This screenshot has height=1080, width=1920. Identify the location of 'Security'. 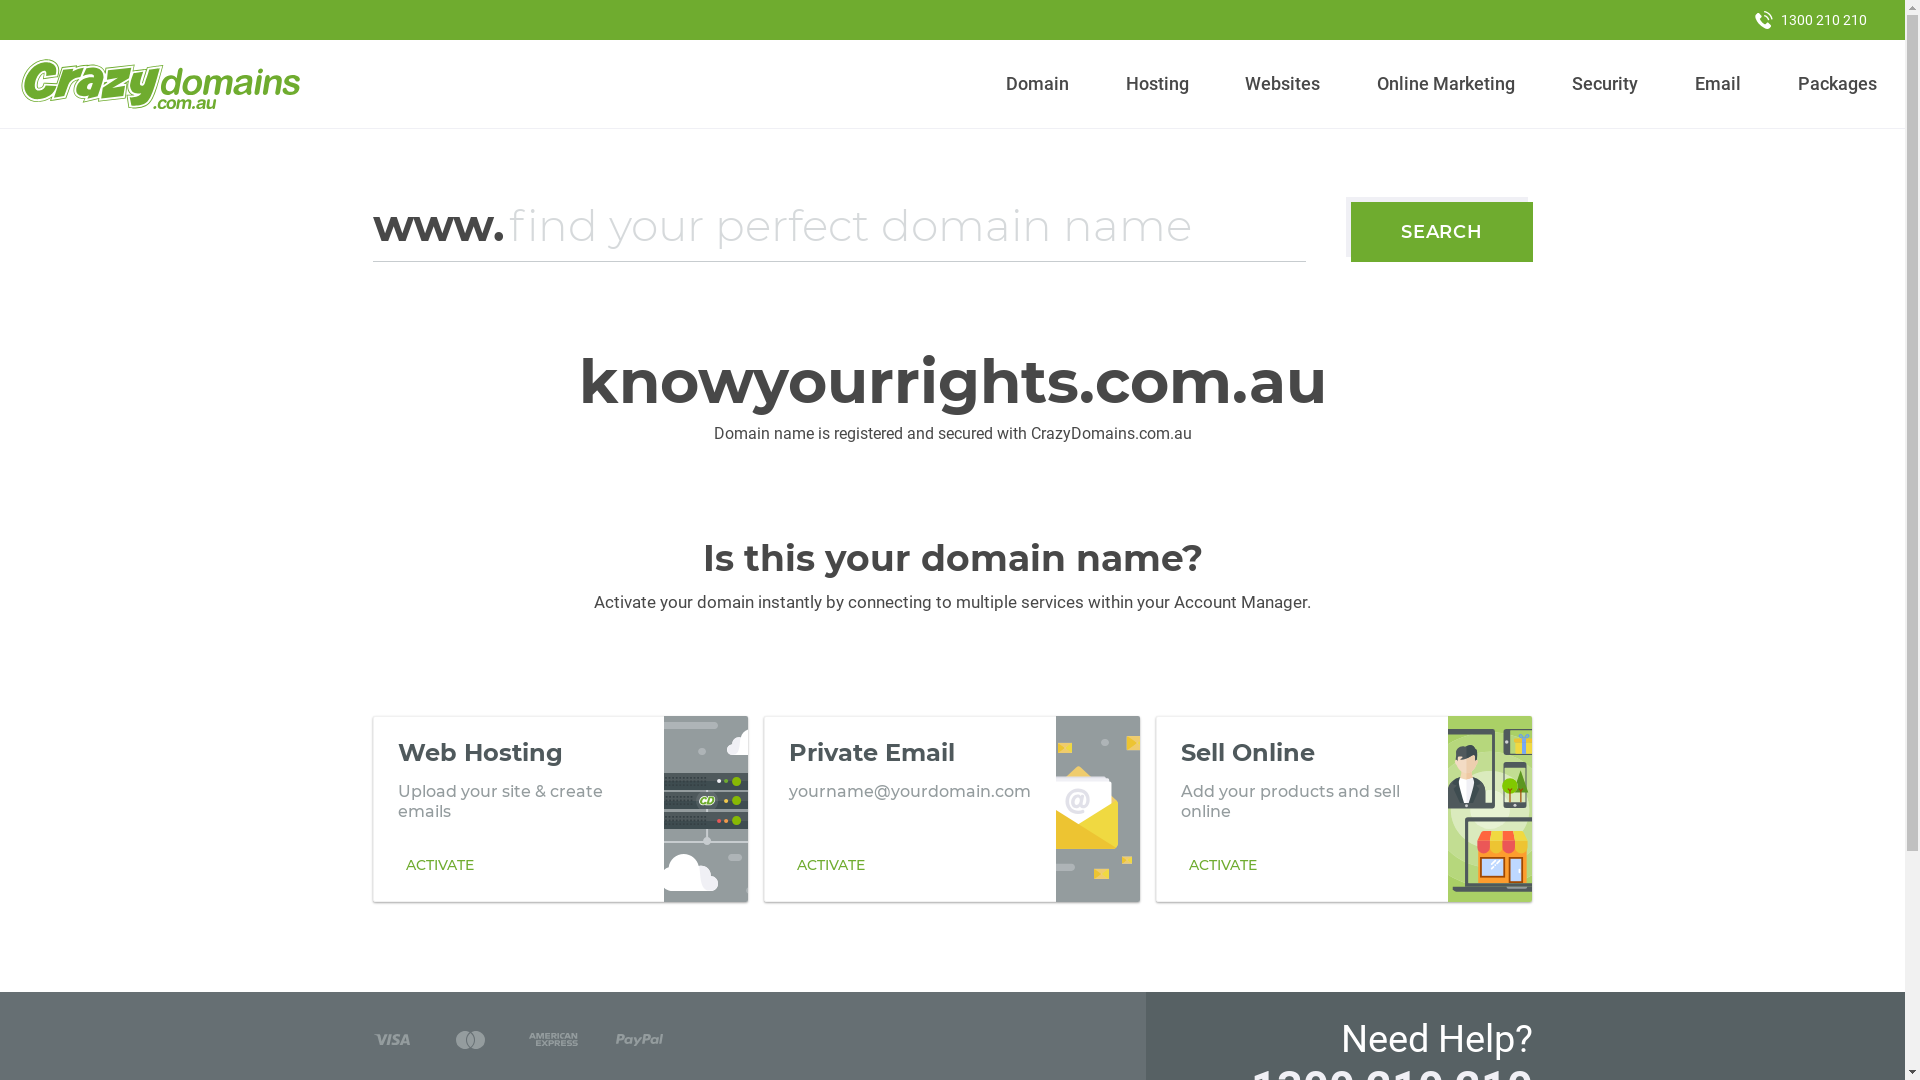
(1563, 83).